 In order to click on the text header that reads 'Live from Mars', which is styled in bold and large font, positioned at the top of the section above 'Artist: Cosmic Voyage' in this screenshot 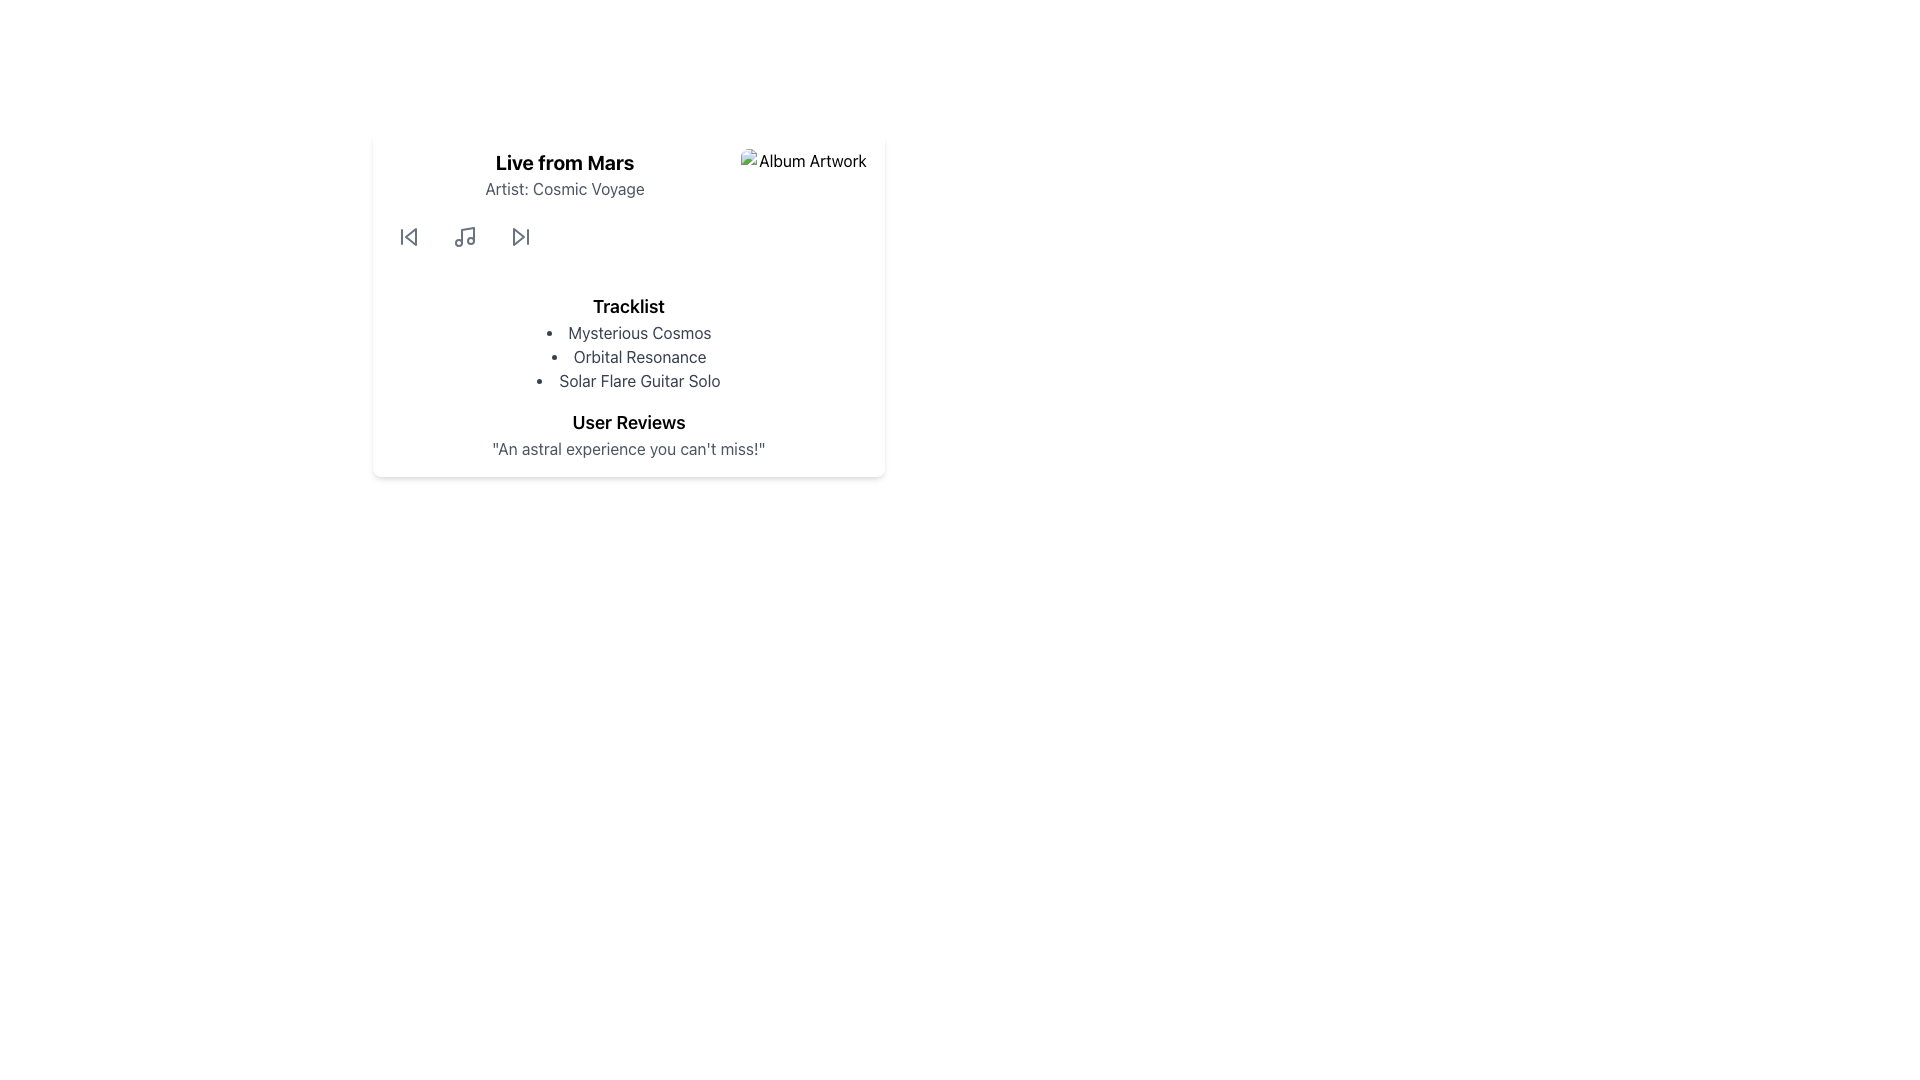, I will do `click(564, 161)`.